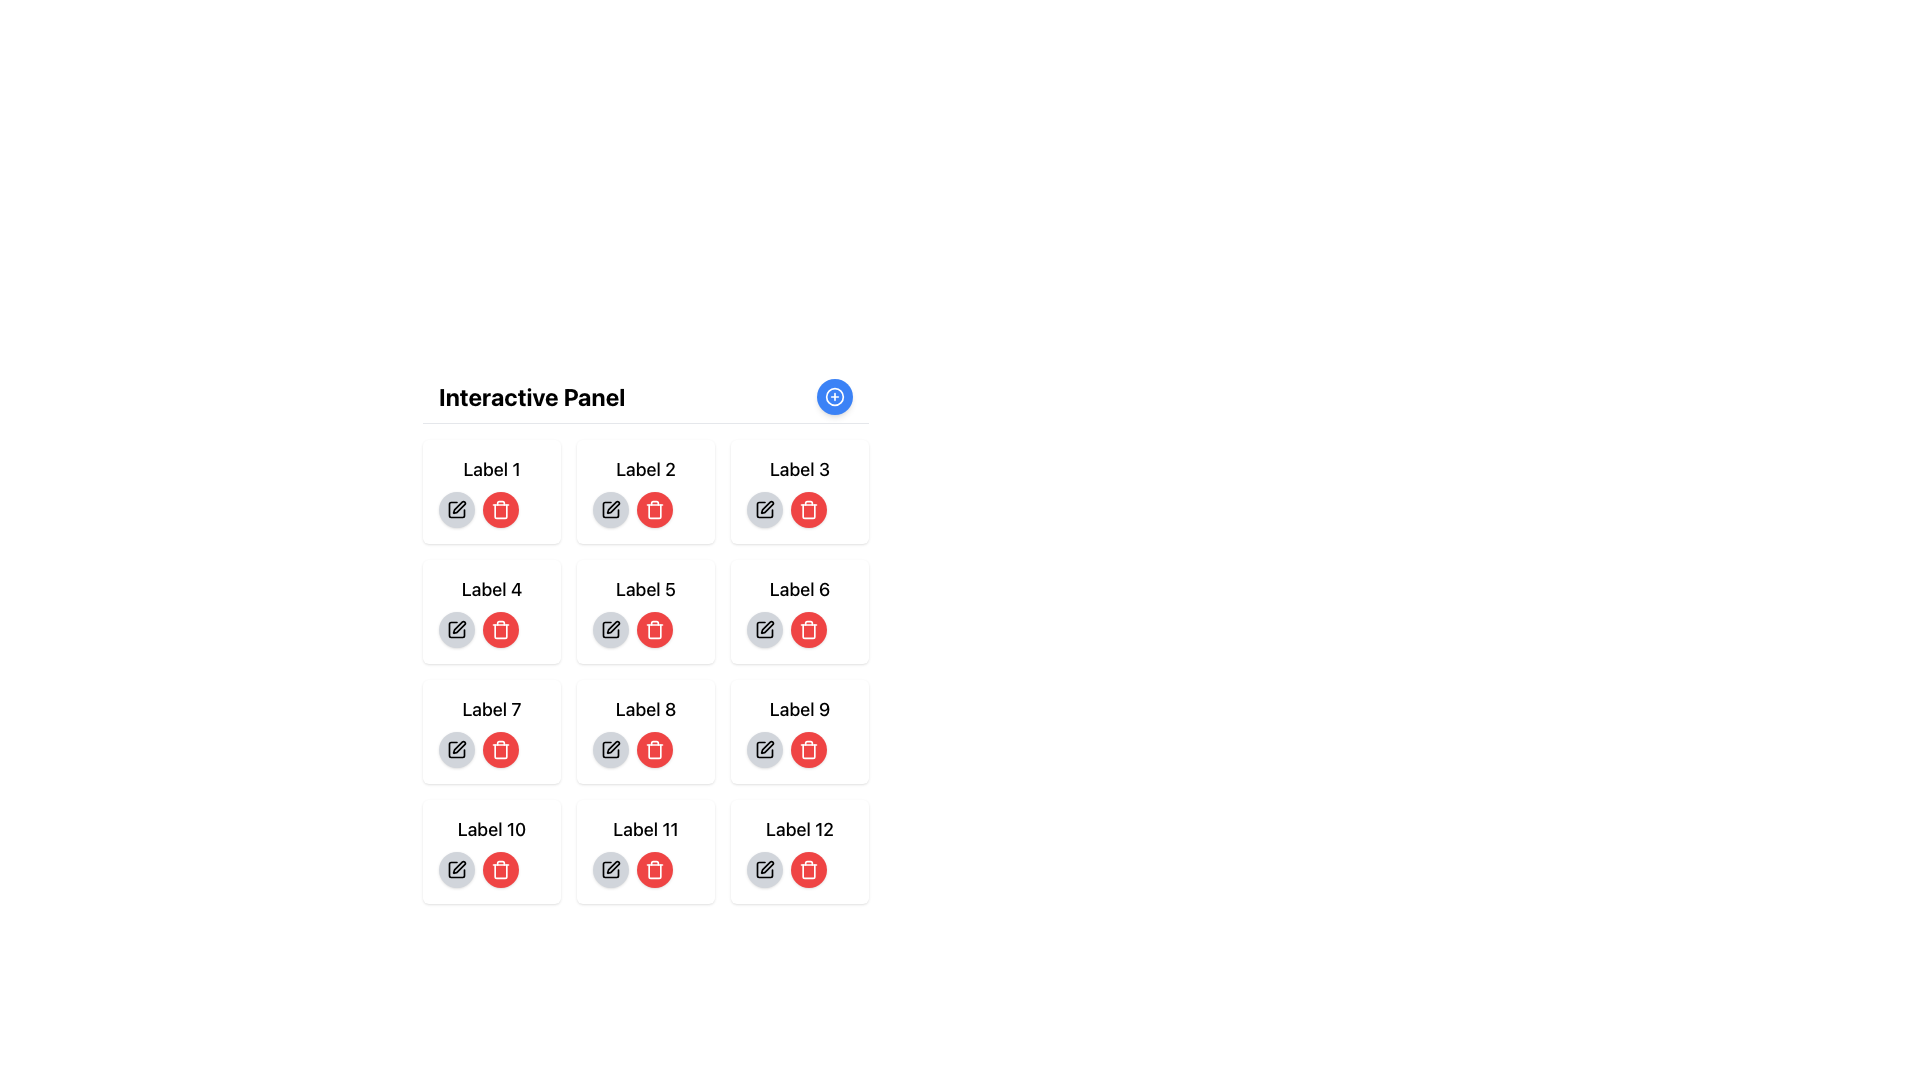 This screenshot has width=1920, height=1080. I want to click on the button located in the third cell of the top row beneath the label 'Interactive Panel', so click(763, 508).